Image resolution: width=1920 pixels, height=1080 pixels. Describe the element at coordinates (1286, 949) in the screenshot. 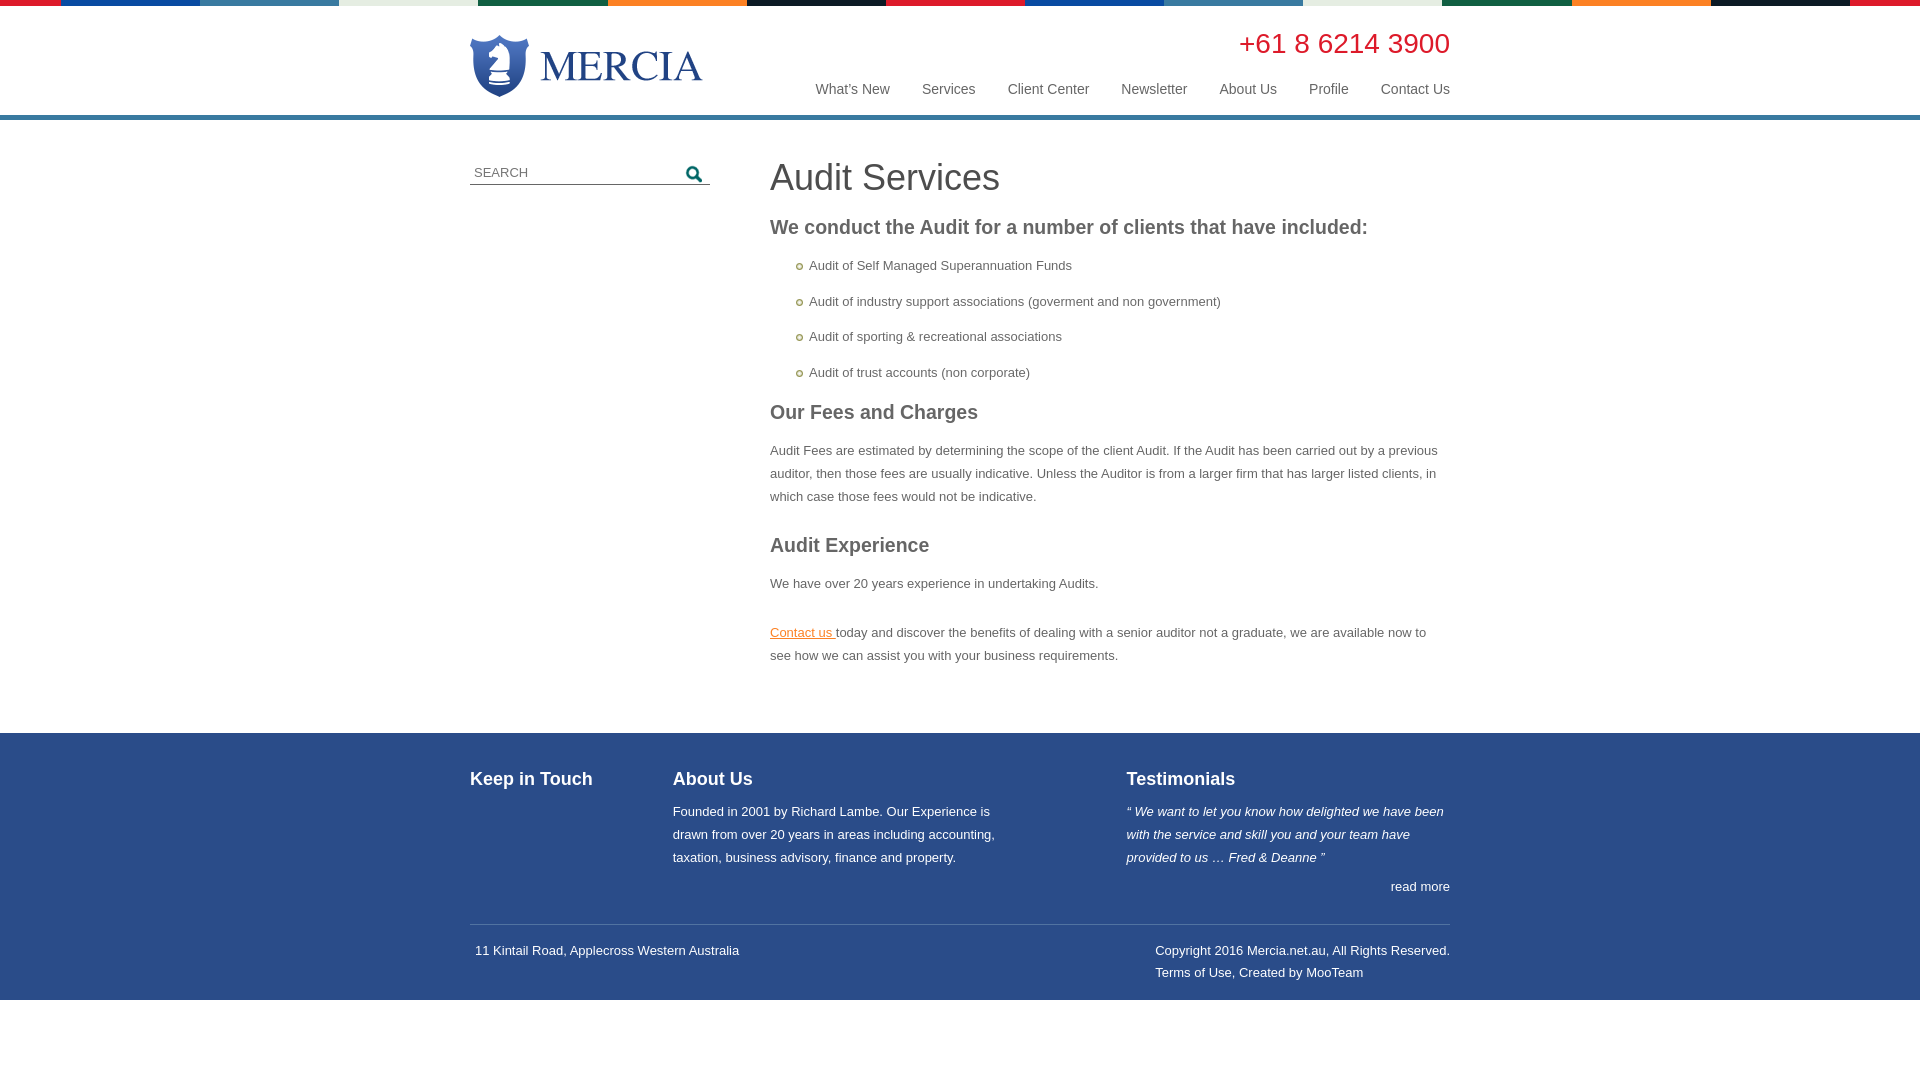

I see `'Mercia.net.au'` at that location.